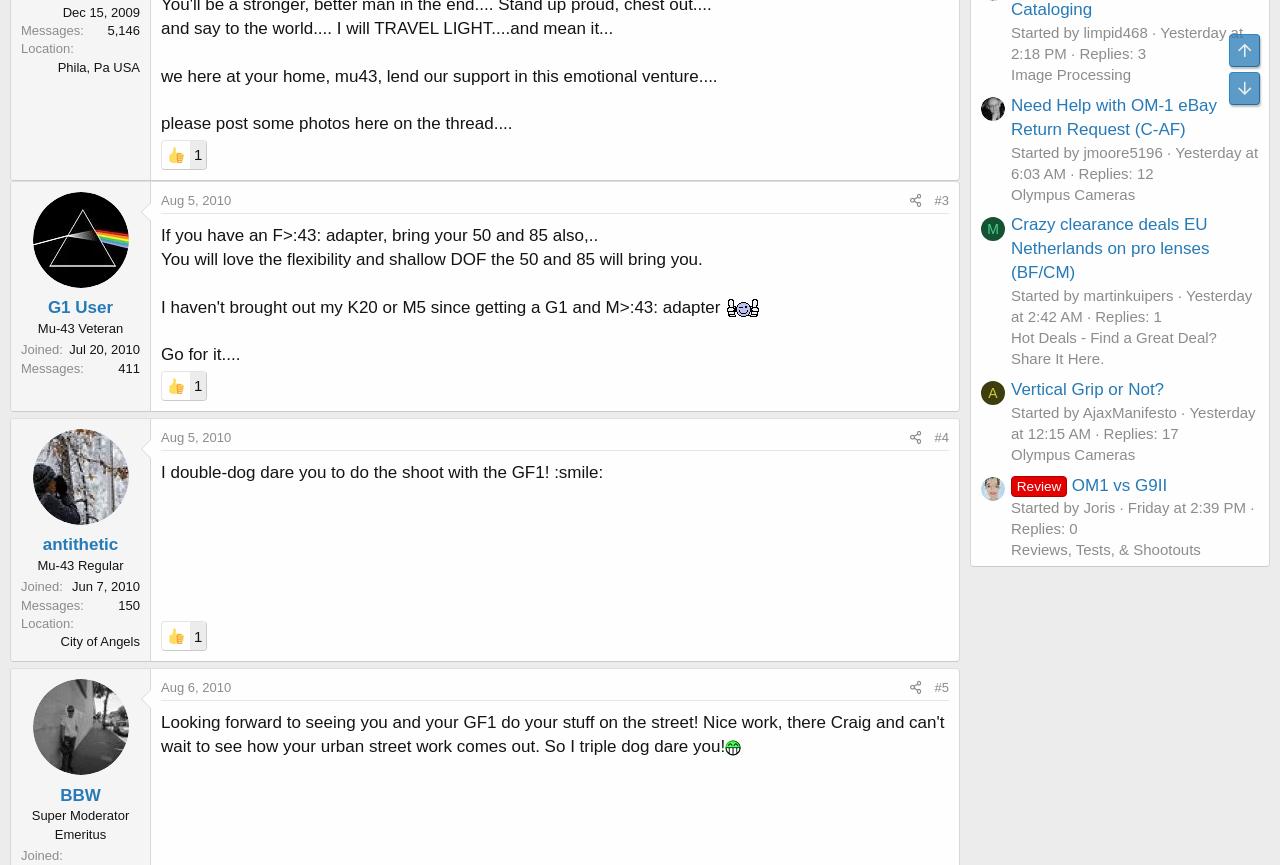 The width and height of the screenshot is (1280, 865). I want to click on 'and say to the world.... I will TRAVEL LIGHT....and mean it...', so click(386, 28).